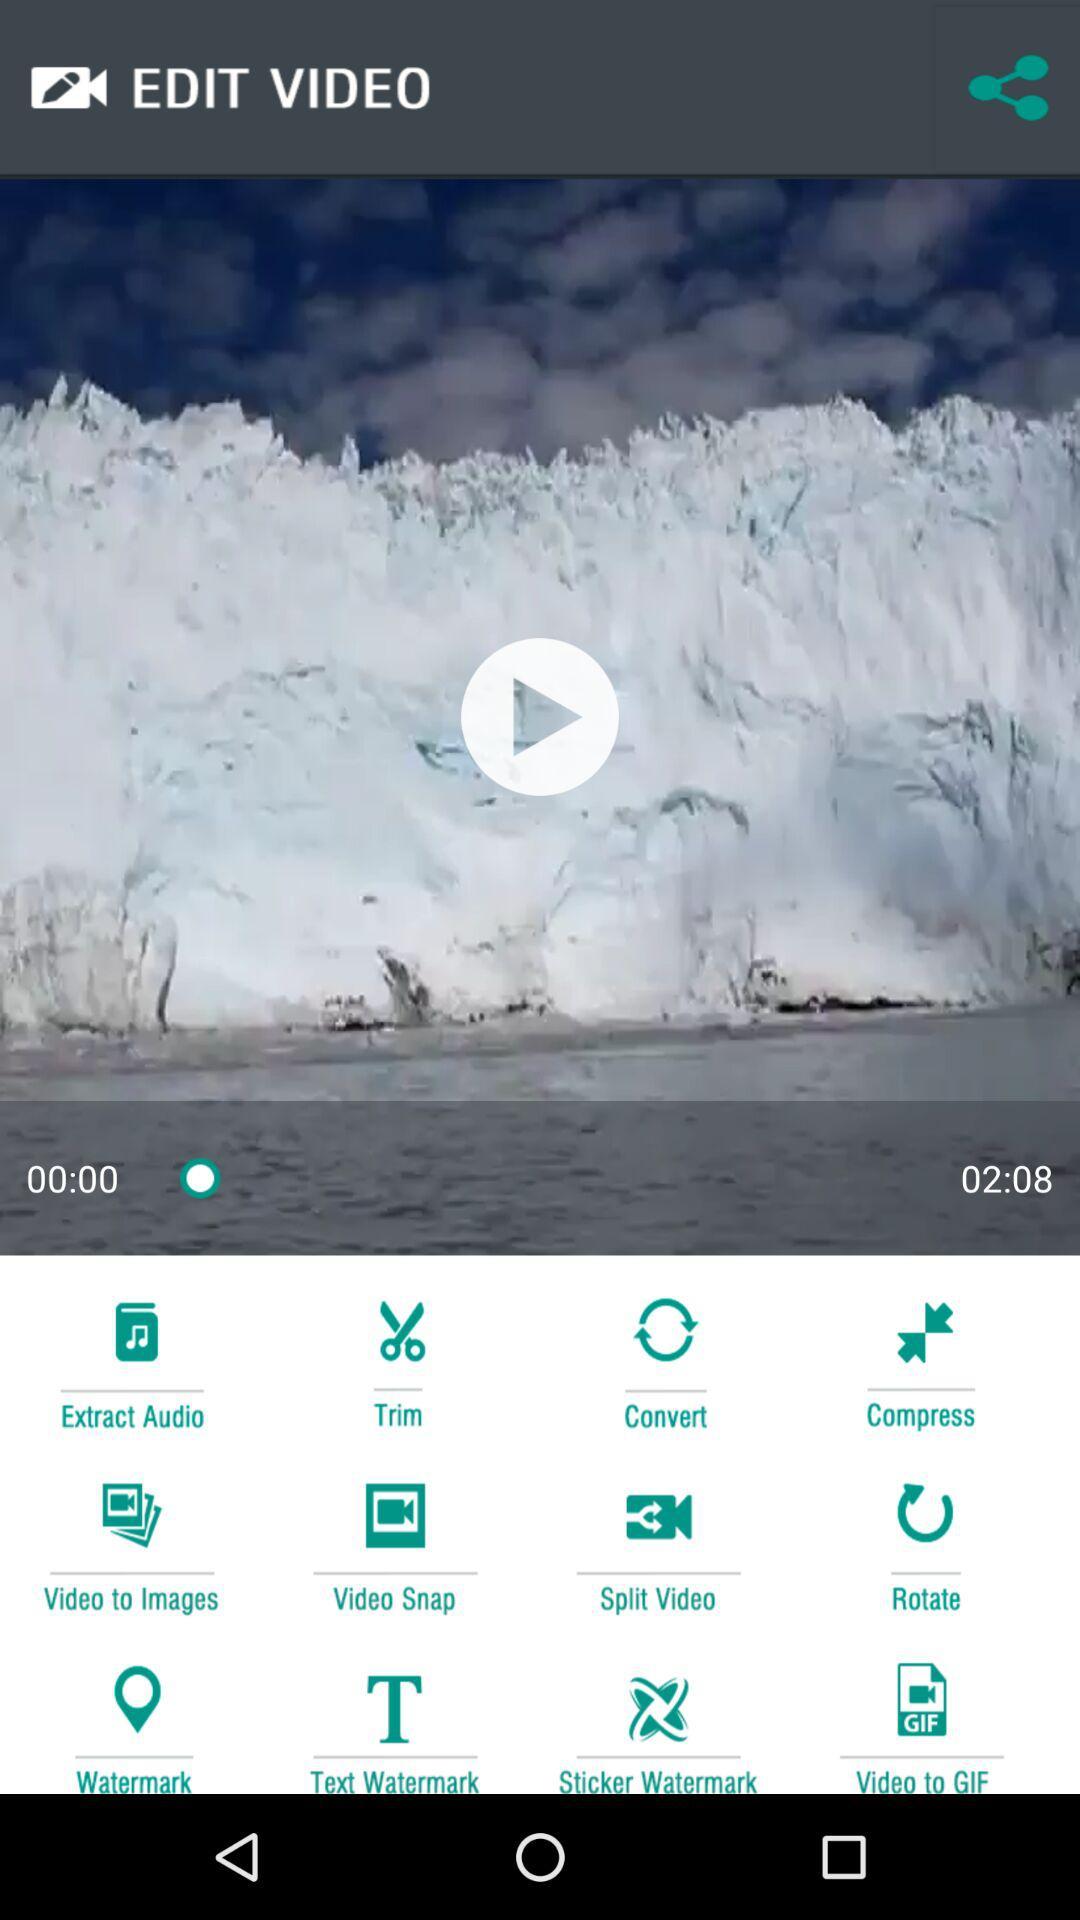 This screenshot has height=1920, width=1080. What do you see at coordinates (658, 1360) in the screenshot?
I see `convert video` at bounding box center [658, 1360].